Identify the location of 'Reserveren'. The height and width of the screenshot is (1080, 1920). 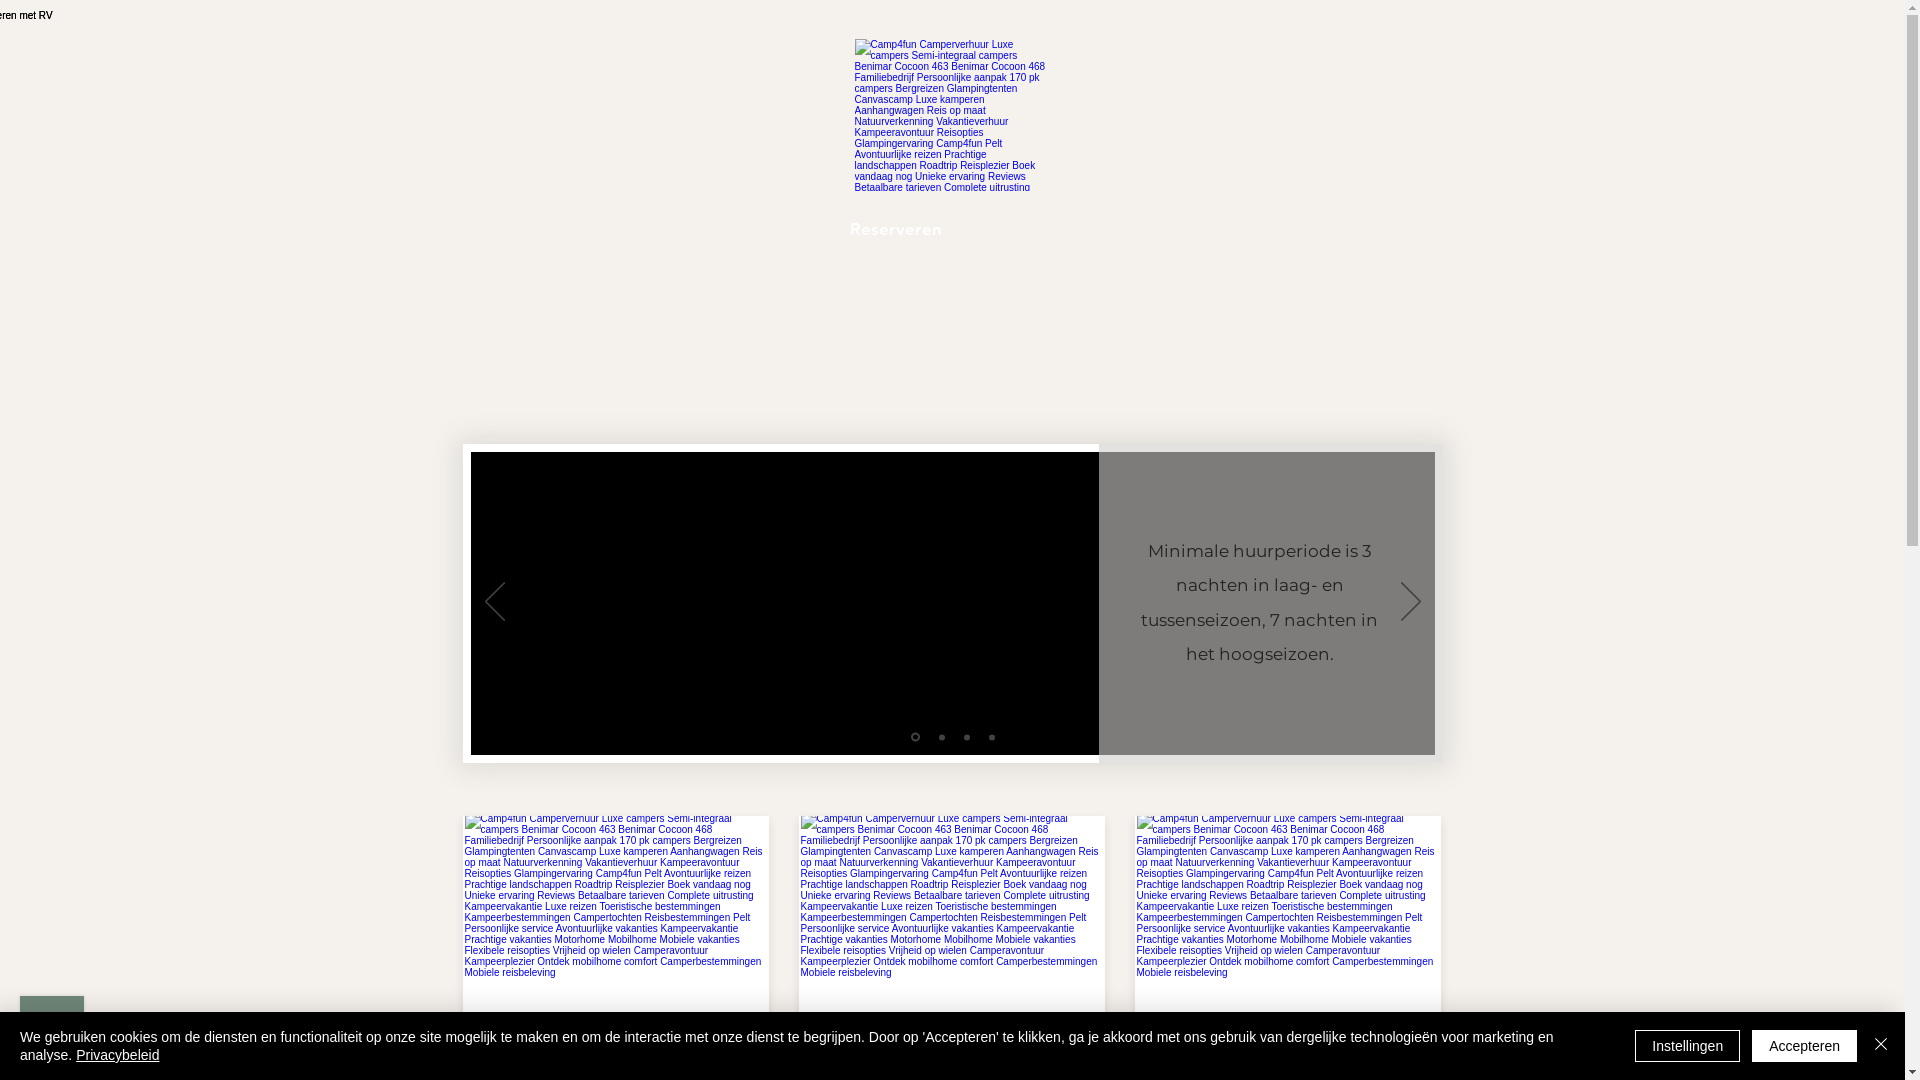
(895, 227).